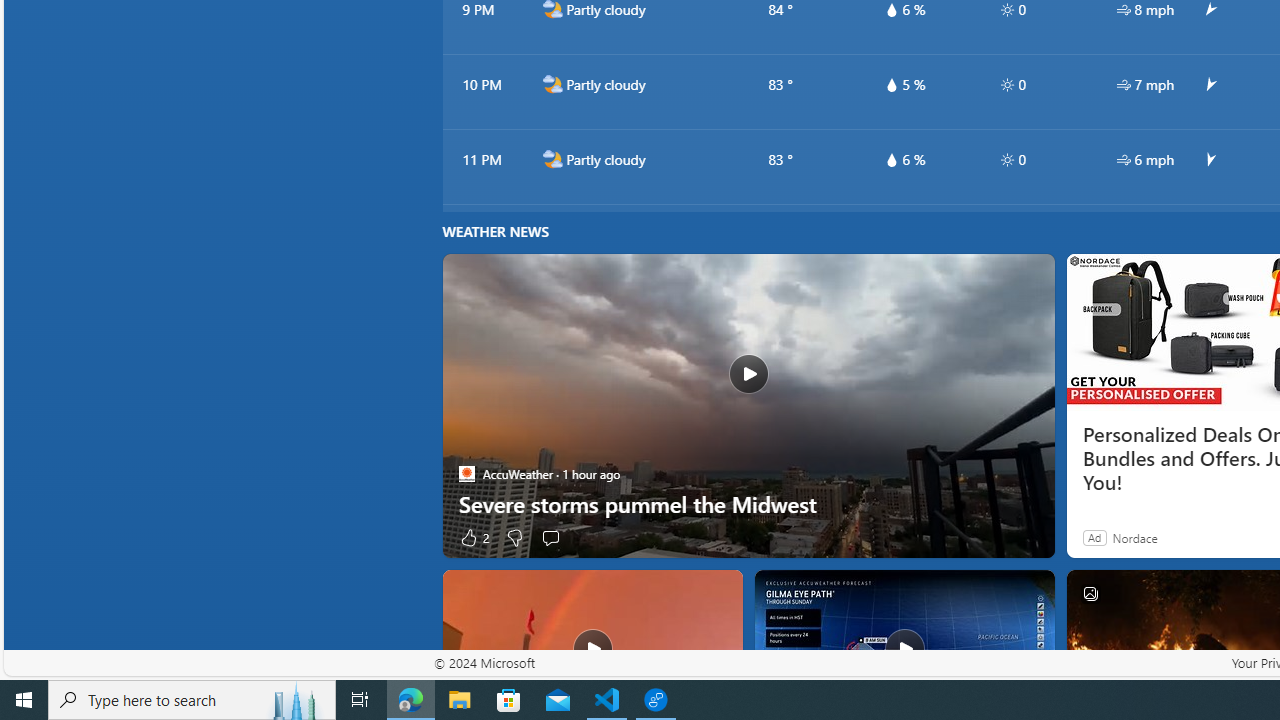  Describe the element at coordinates (465, 473) in the screenshot. I see `'AccuWeather'` at that location.